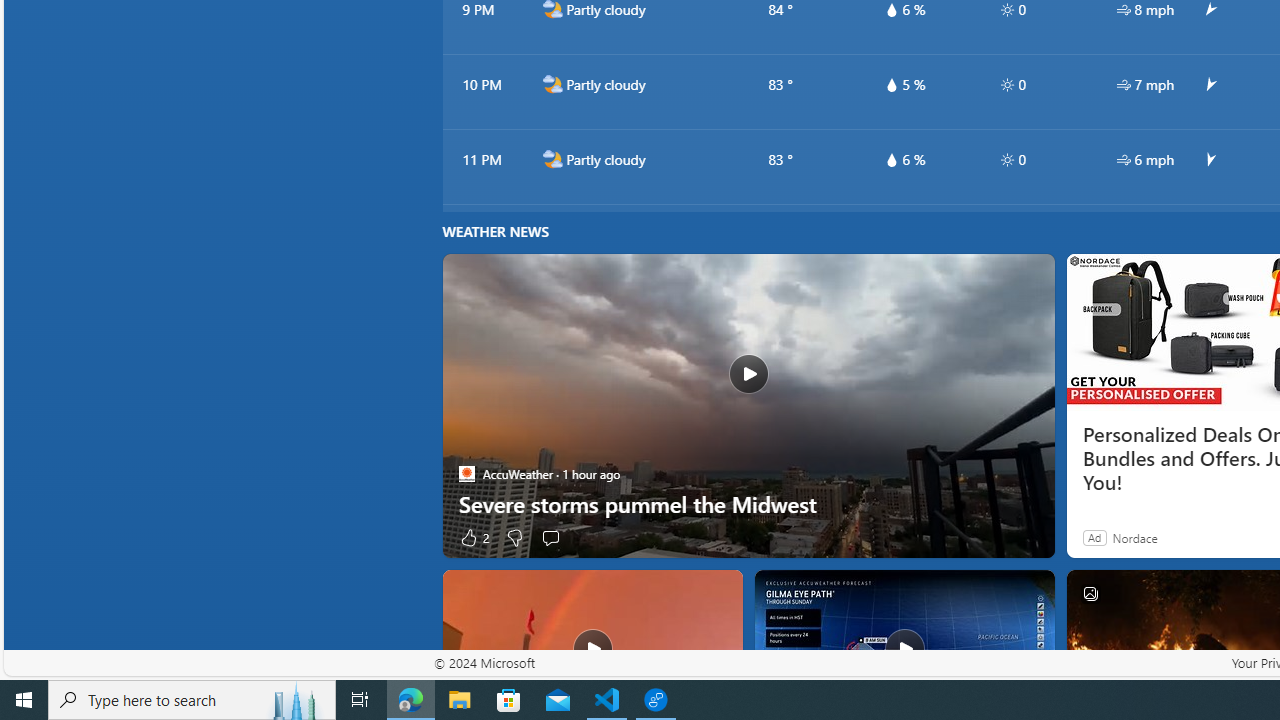  Describe the element at coordinates (465, 473) in the screenshot. I see `'AccuWeather'` at that location.